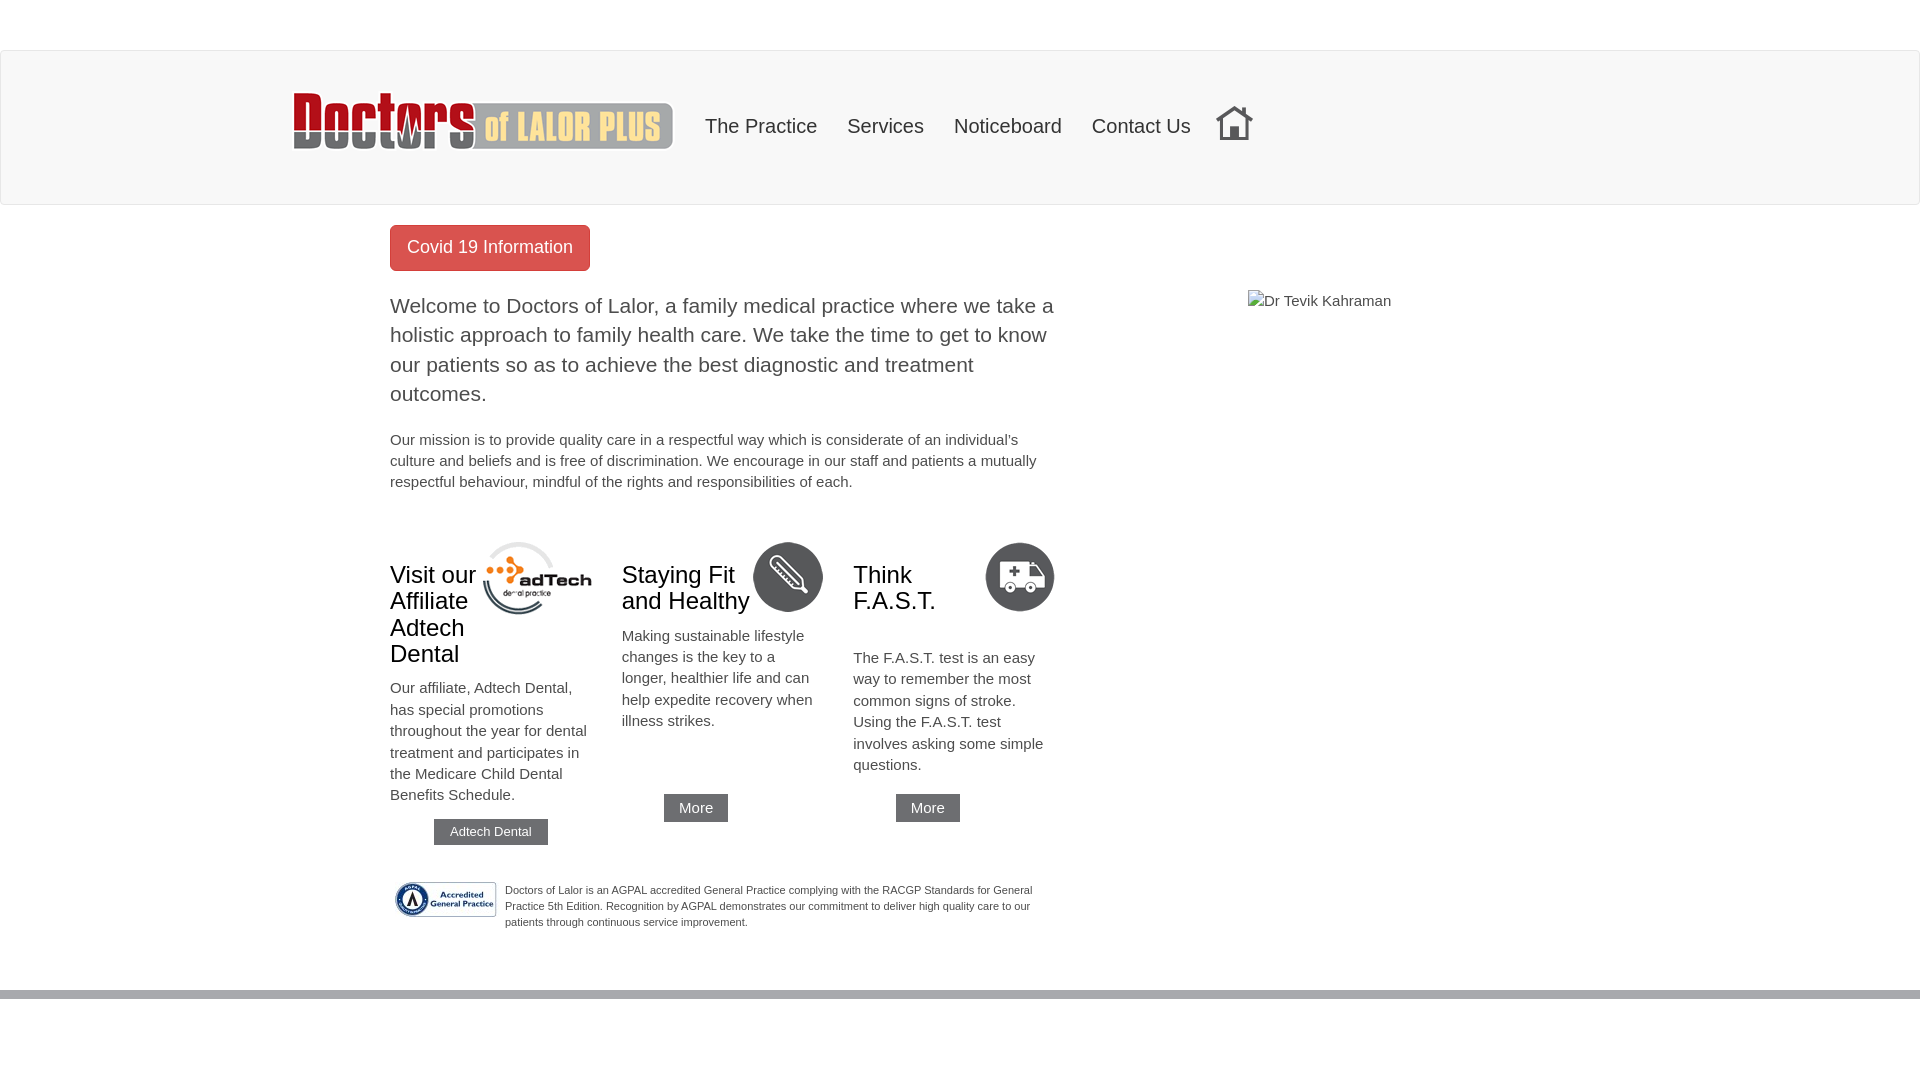 The width and height of the screenshot is (1920, 1080). I want to click on 'The Practice', so click(690, 120).